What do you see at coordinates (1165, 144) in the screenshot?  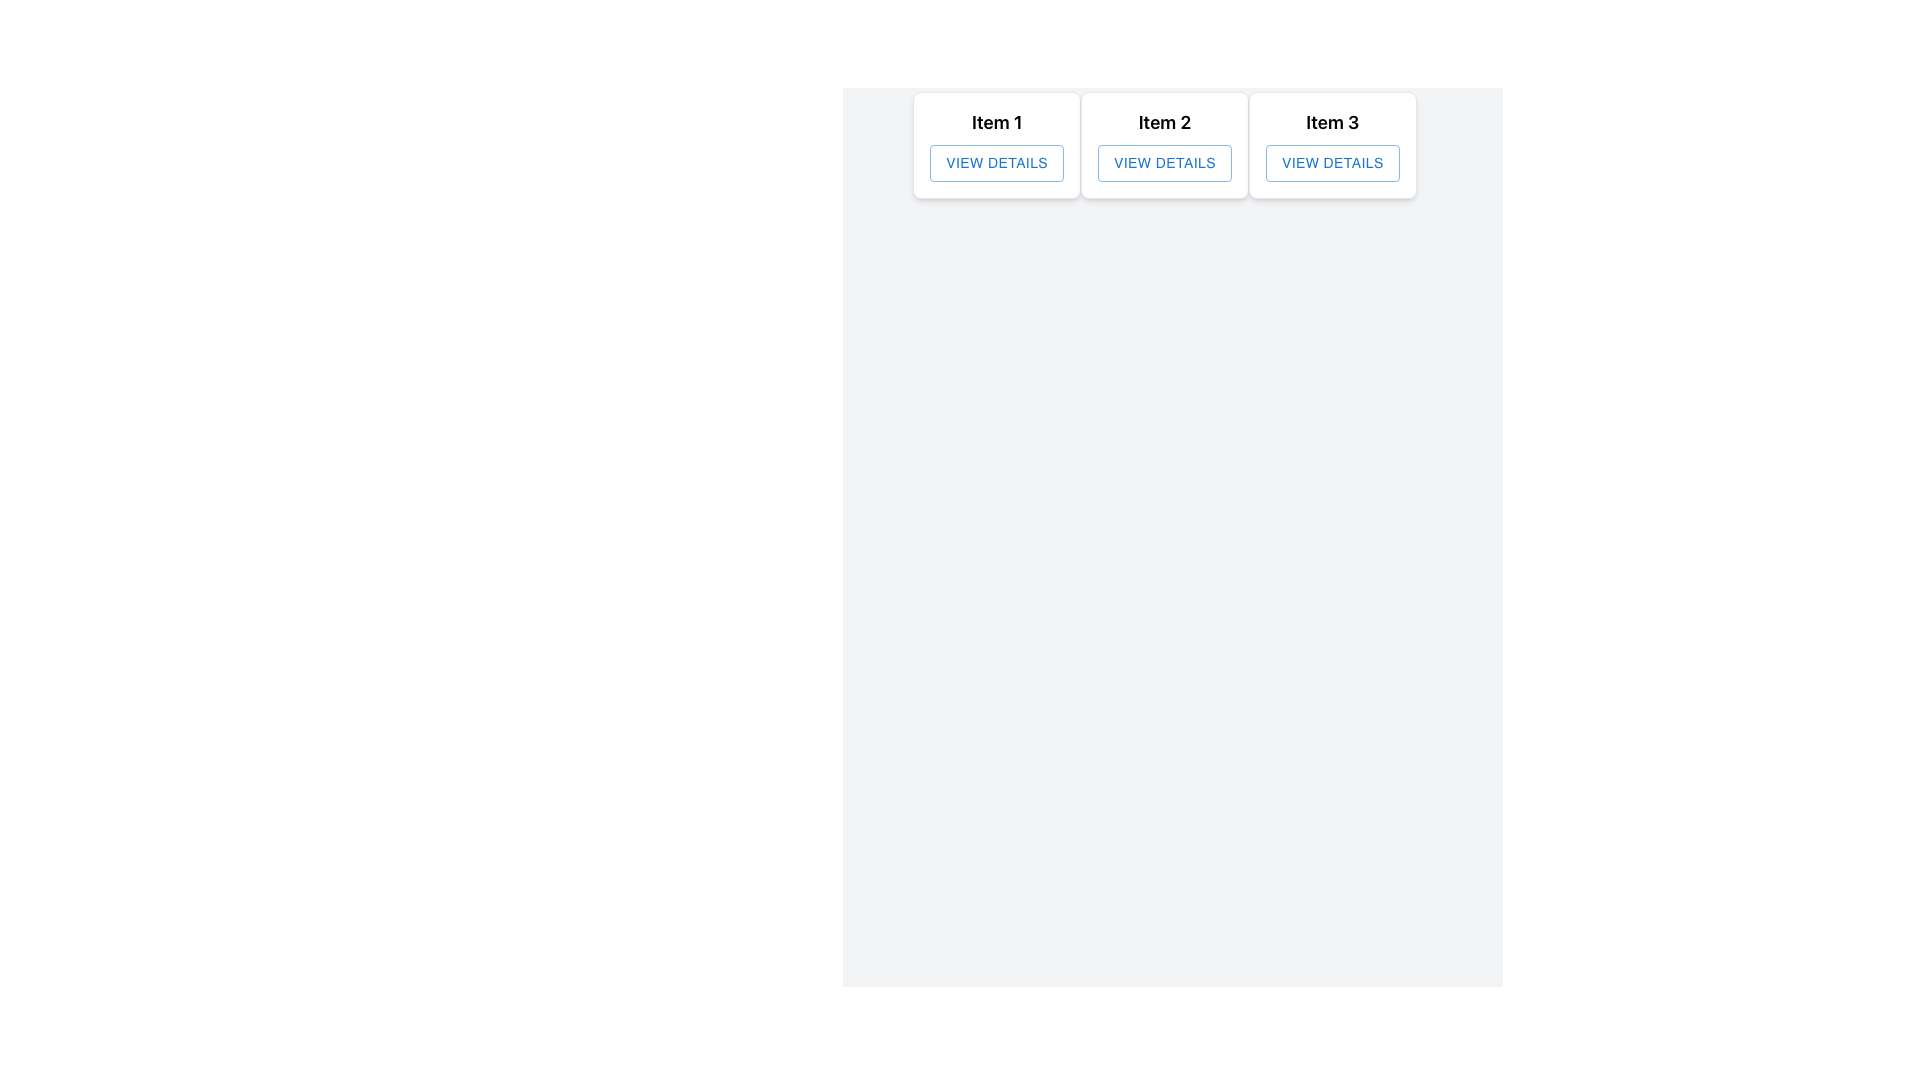 I see `the Composite component with the title 'Item 2' and the button labeled 'VIEW DETAILS'` at bounding box center [1165, 144].